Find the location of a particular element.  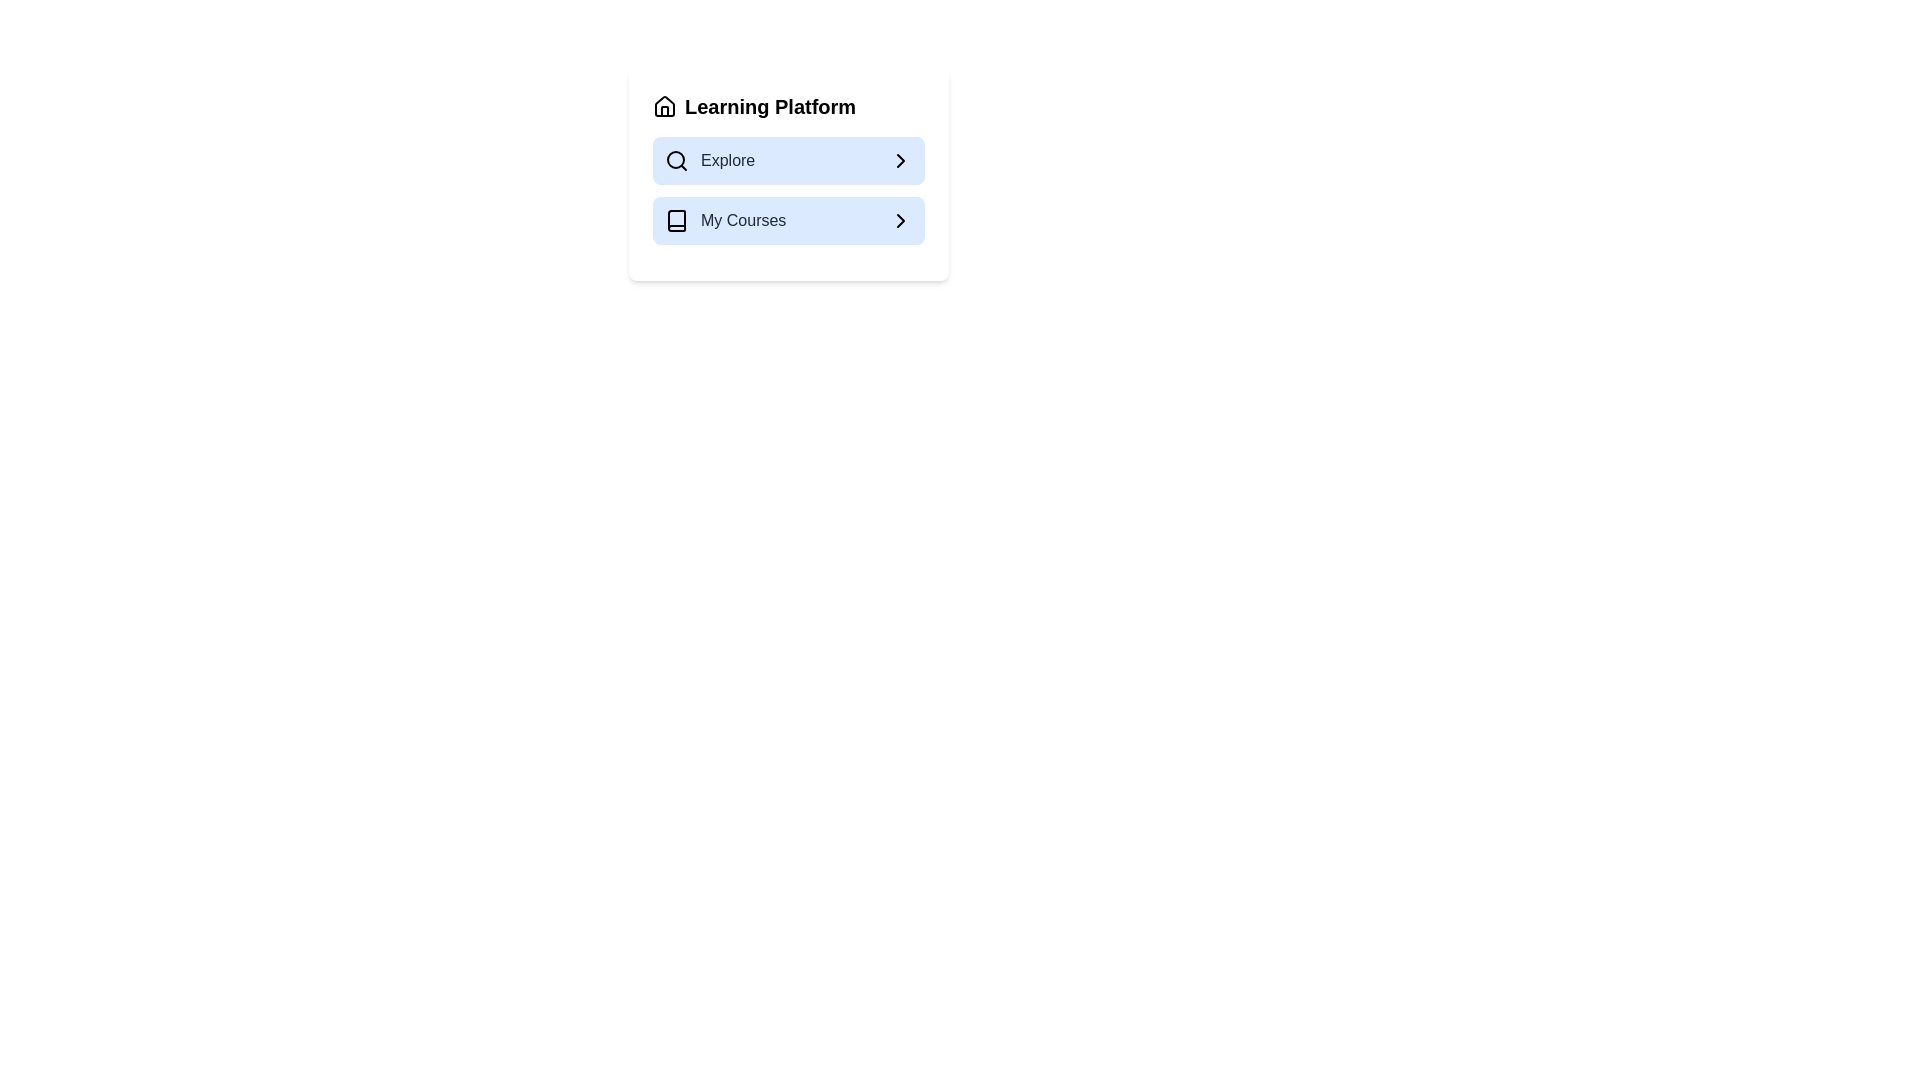

black triangular arrow icon indicating rightward navigation, which is part of the SVG image located to the right of the 'Explore' label in the 'Learning Platform' interface is located at coordinates (900, 160).